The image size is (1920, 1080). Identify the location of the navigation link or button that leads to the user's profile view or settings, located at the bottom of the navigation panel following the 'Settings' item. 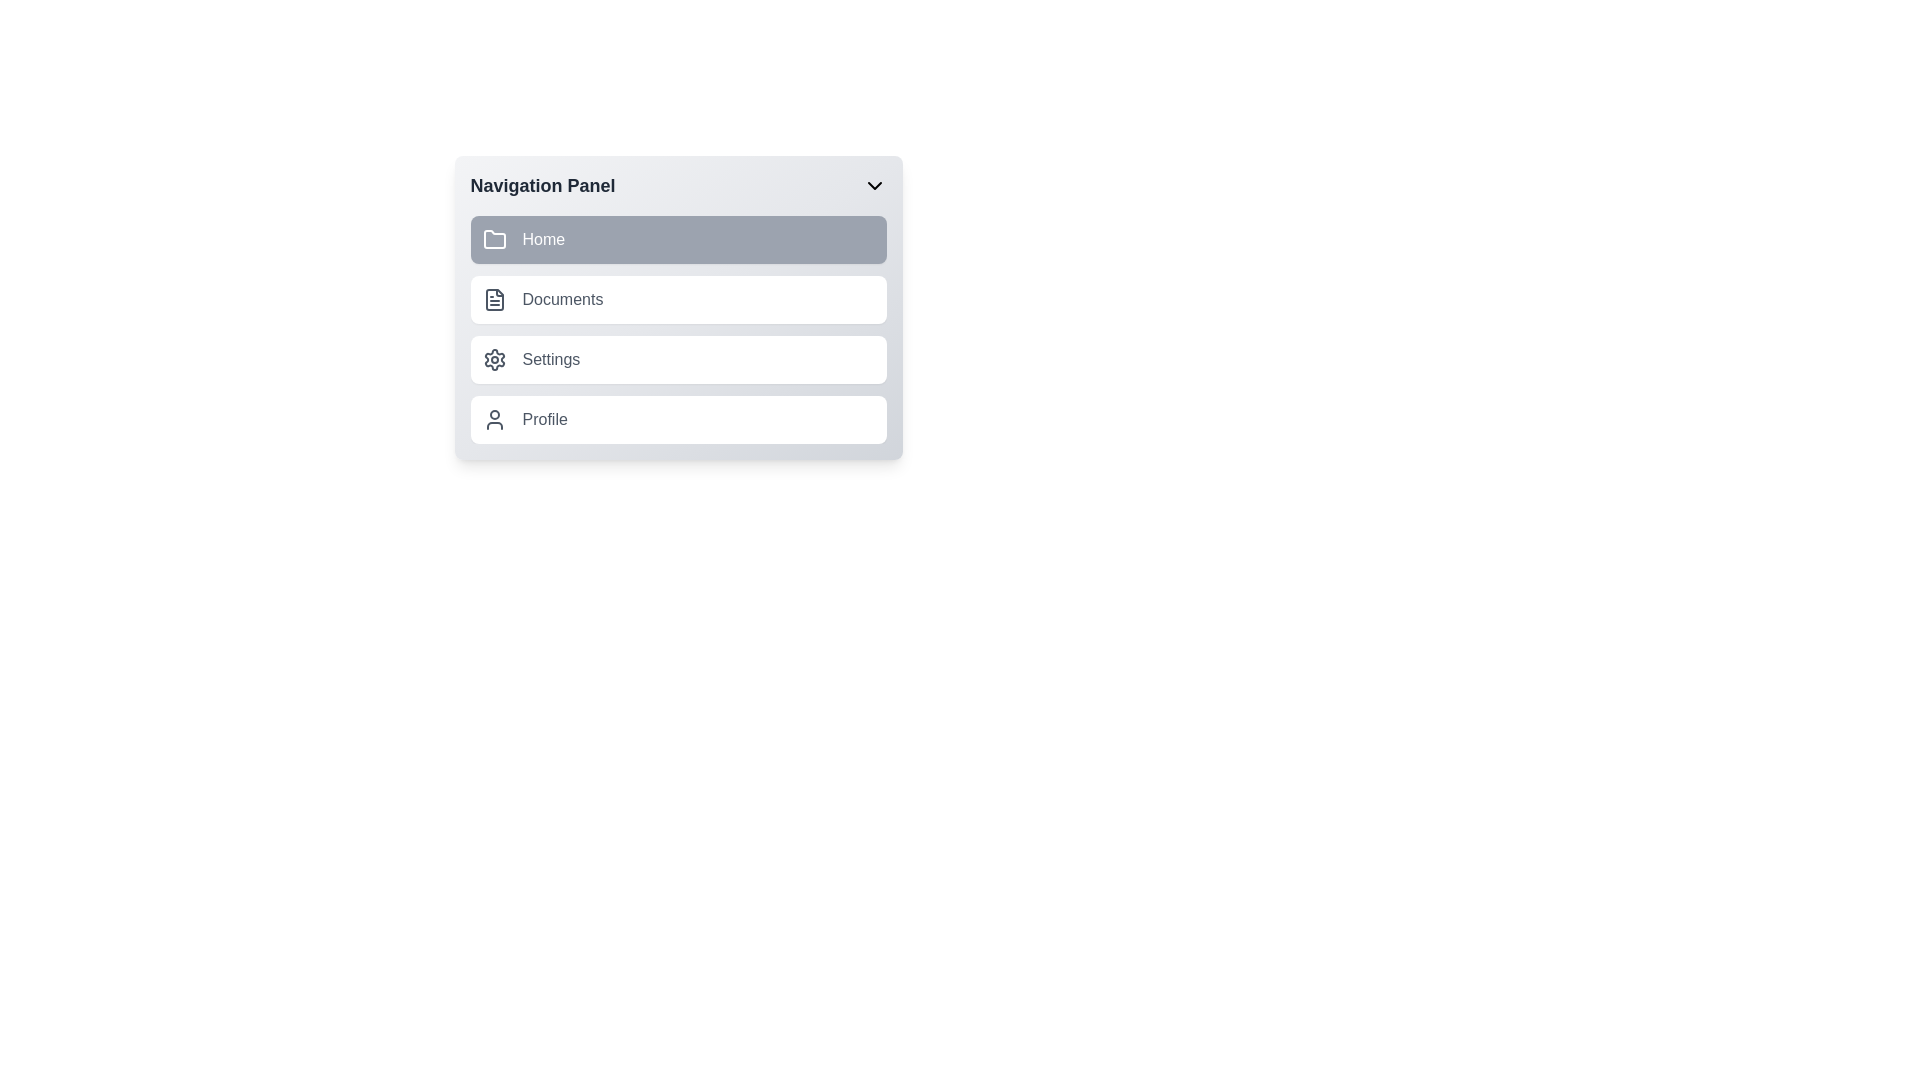
(678, 419).